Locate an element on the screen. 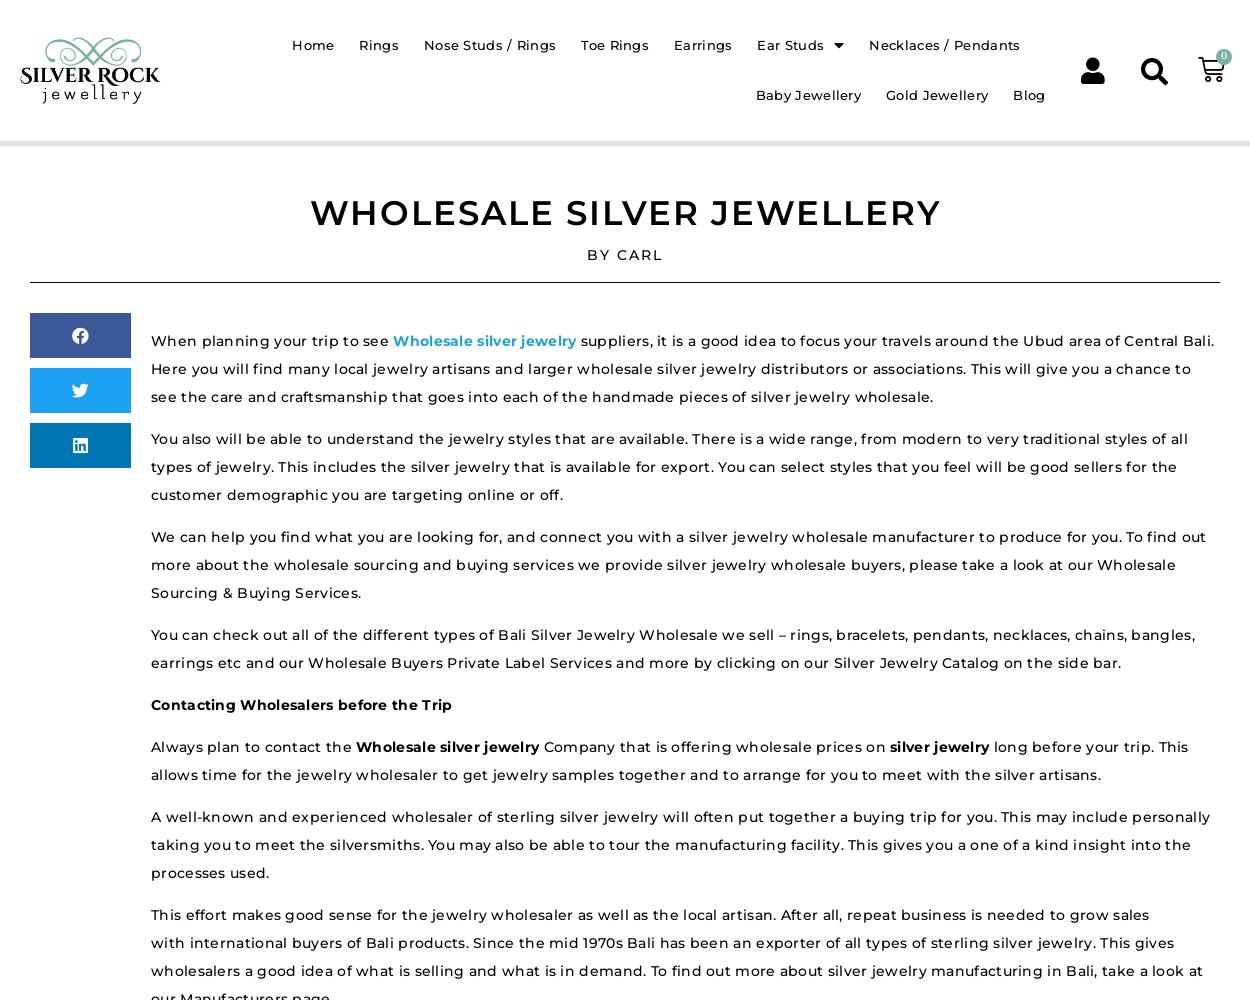  'You can check out all of the different types of Bali Silver Jewelry Wholesale we sell – rings, bracelets, pendants, necklaces, chains, bangles, earrings etc and our Wholesale Buyers Private Label Services and more by clicking on our Silver Jewelry Catalog on the side bar.' is located at coordinates (672, 649).